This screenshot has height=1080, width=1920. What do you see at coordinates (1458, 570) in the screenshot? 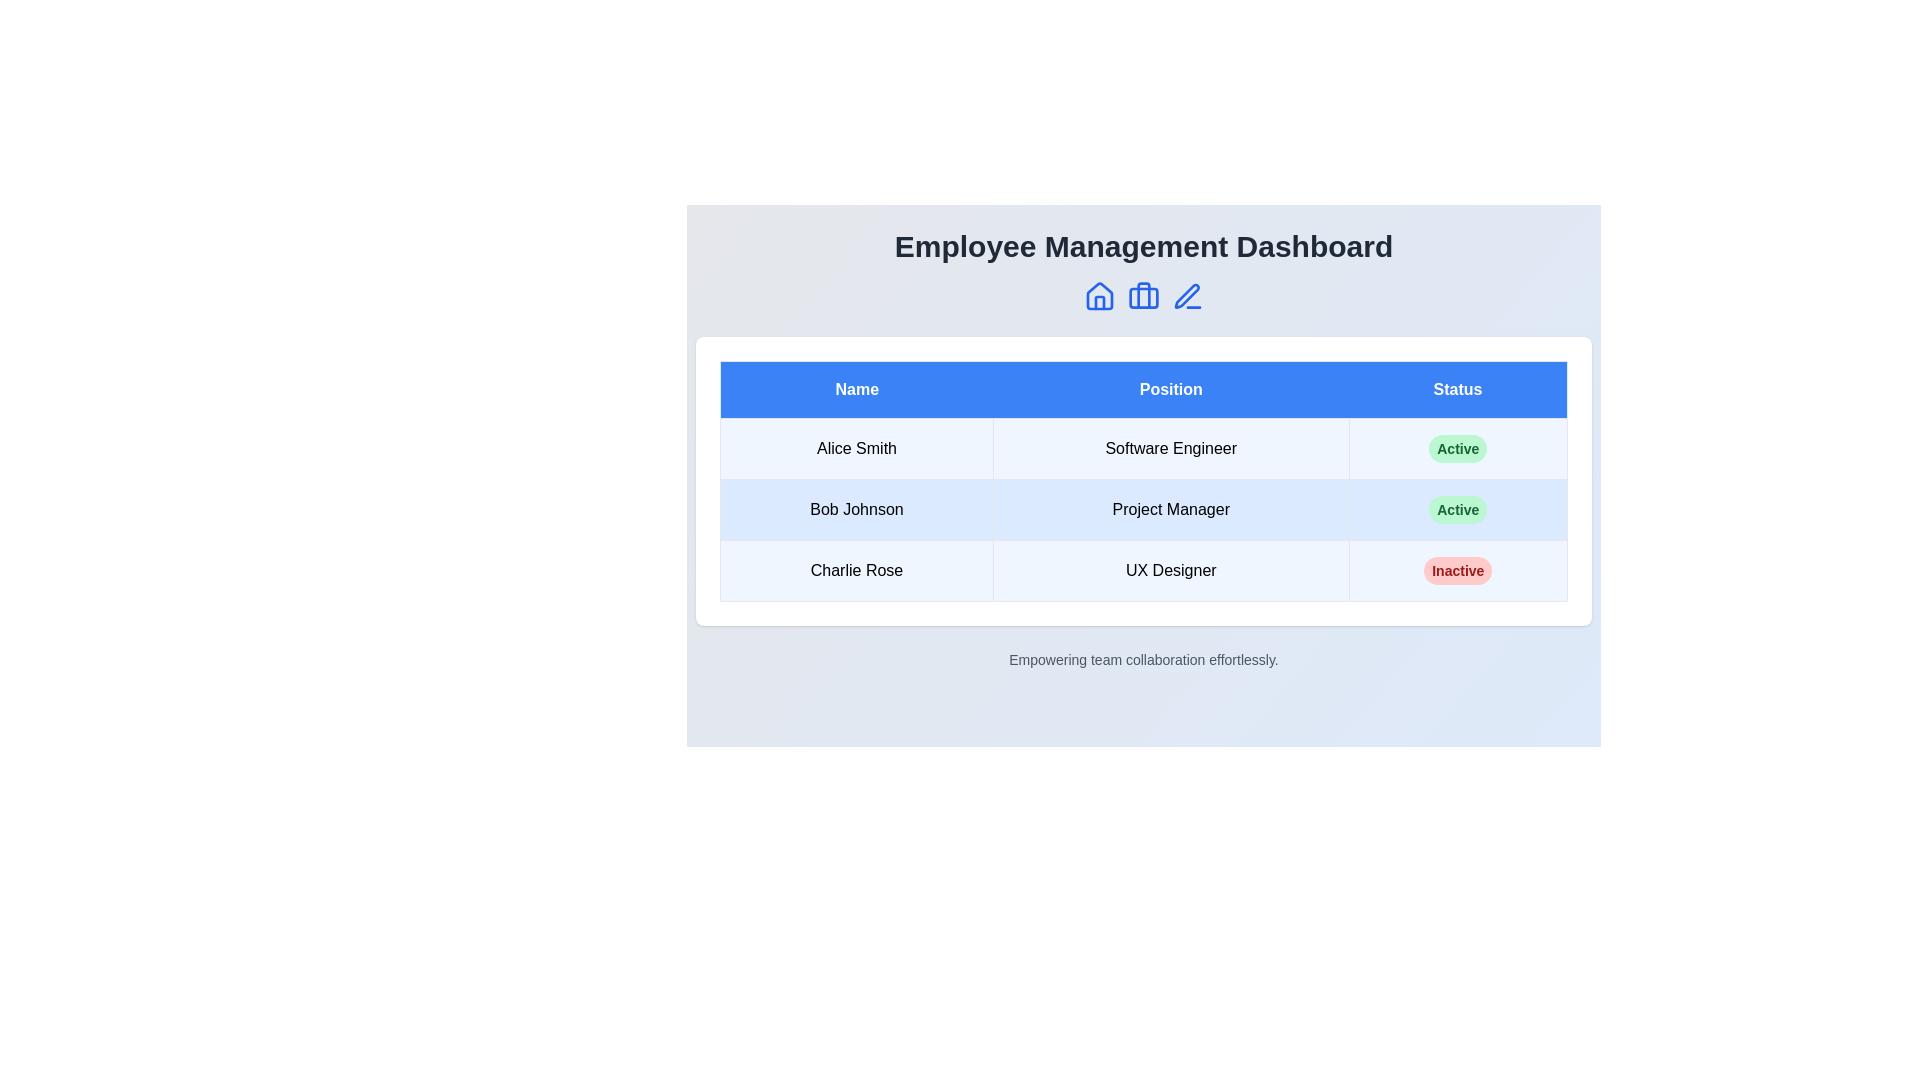
I see `the 'Inactive' status label for 'Charlie Rose' located in the 'Status' column of the third row in the table` at bounding box center [1458, 570].